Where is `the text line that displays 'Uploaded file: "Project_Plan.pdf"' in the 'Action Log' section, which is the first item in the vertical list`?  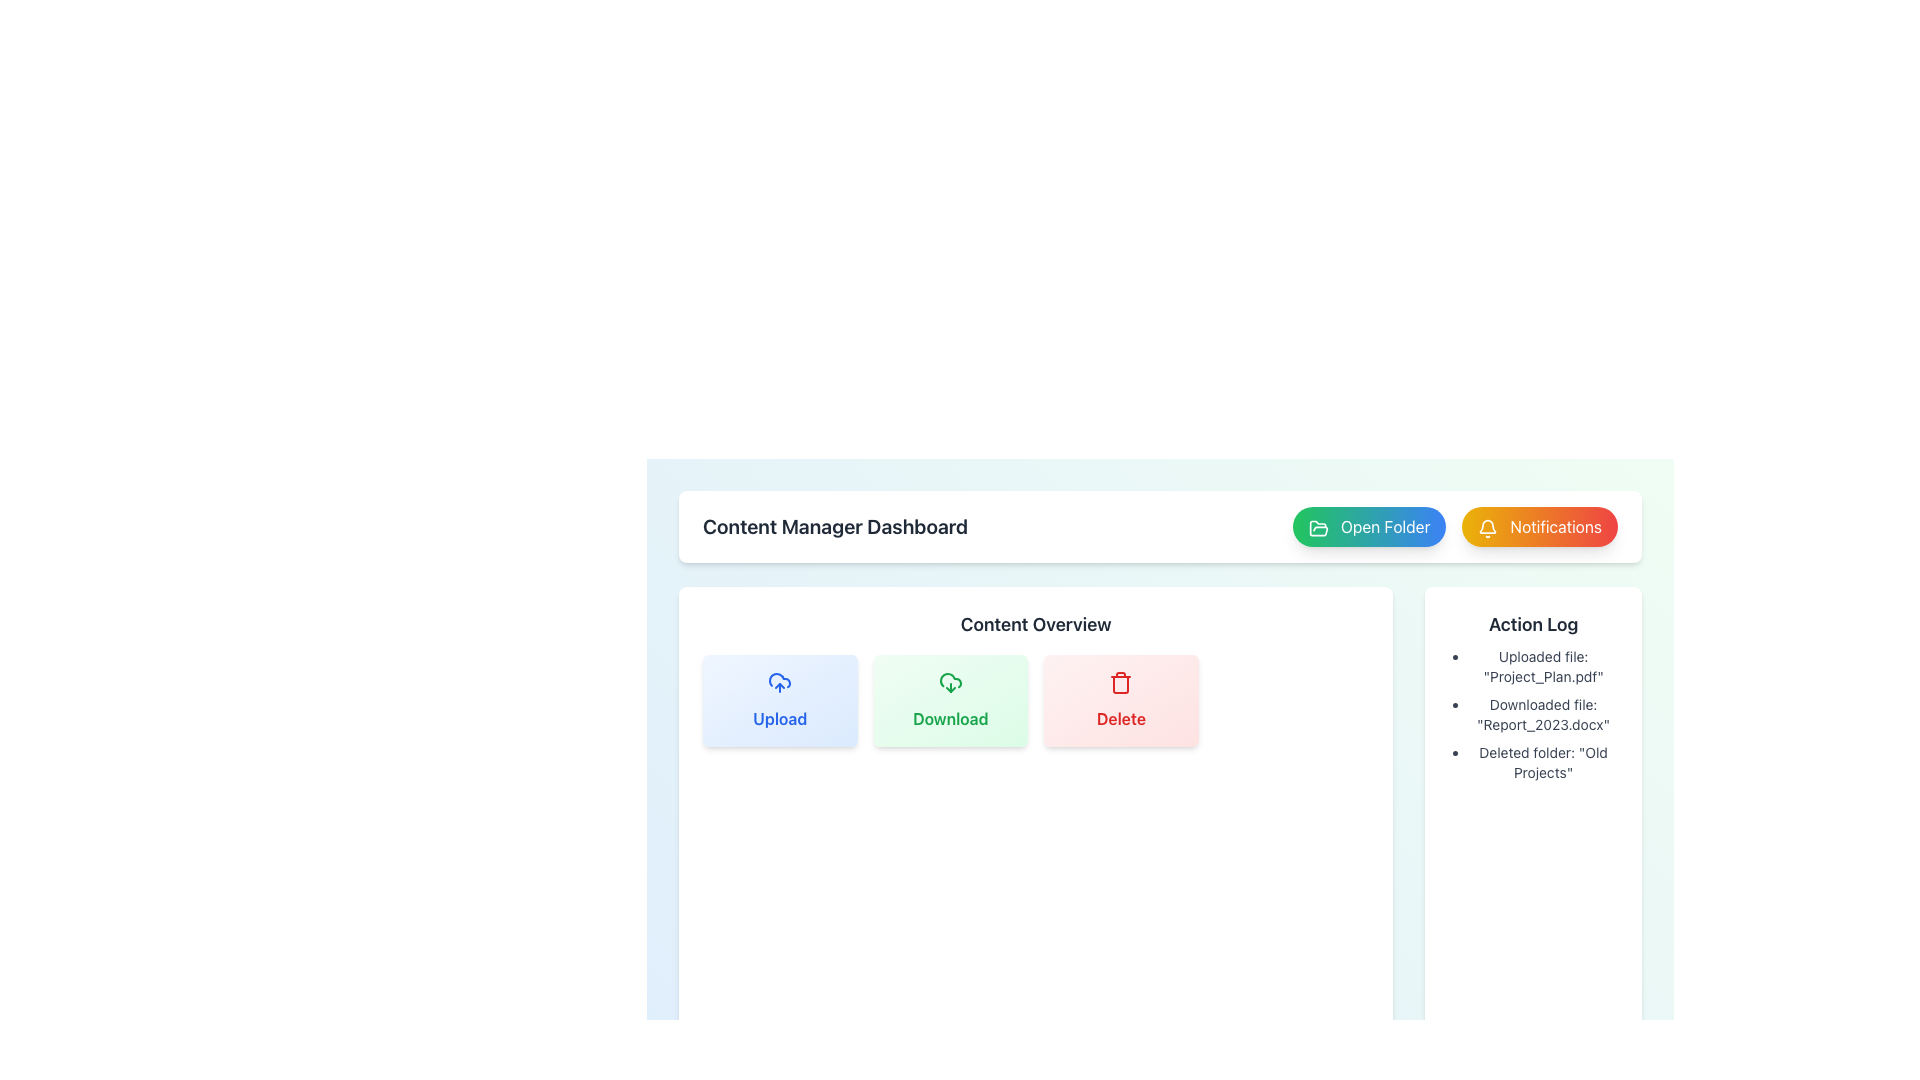
the text line that displays 'Uploaded file: "Project_Plan.pdf"' in the 'Action Log' section, which is the first item in the vertical list is located at coordinates (1542, 667).